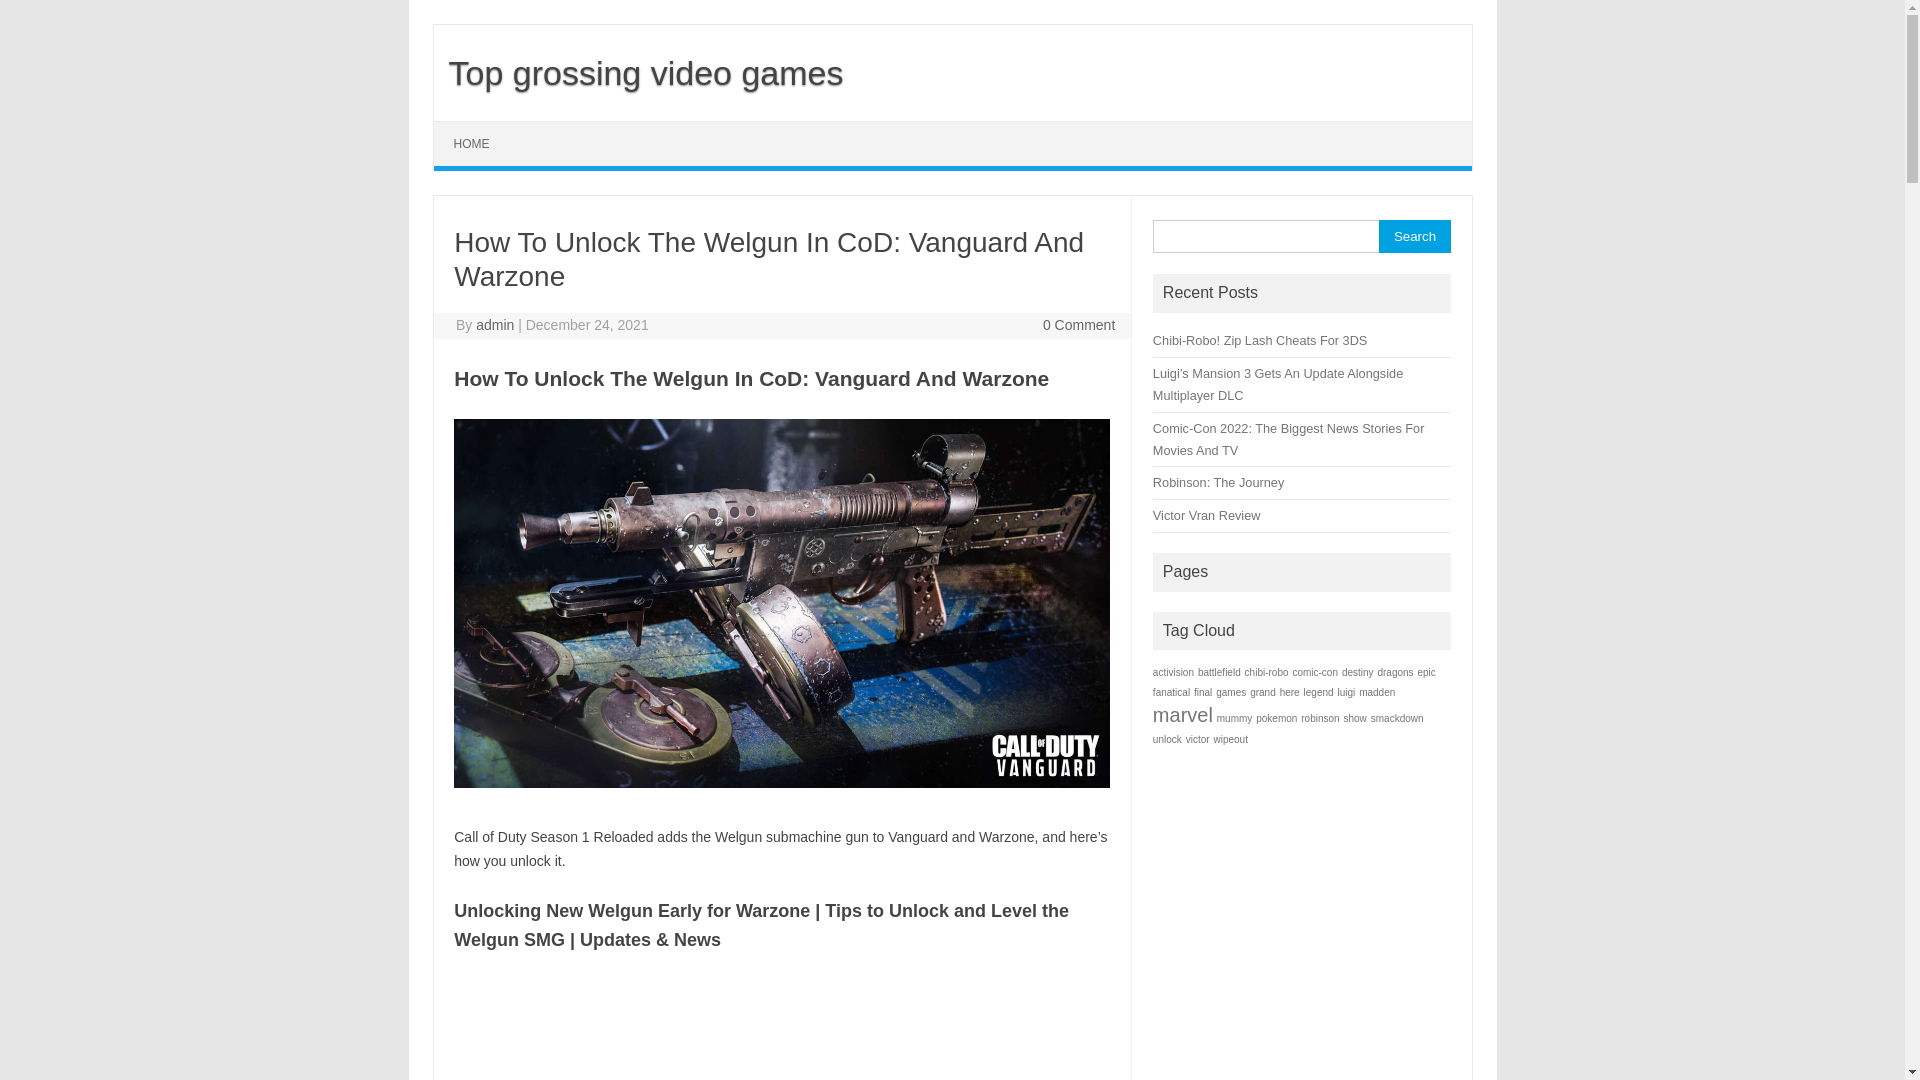 The width and height of the screenshot is (1920, 1080). Describe the element at coordinates (1152, 482) in the screenshot. I see `'Robinson: The Journey'` at that location.